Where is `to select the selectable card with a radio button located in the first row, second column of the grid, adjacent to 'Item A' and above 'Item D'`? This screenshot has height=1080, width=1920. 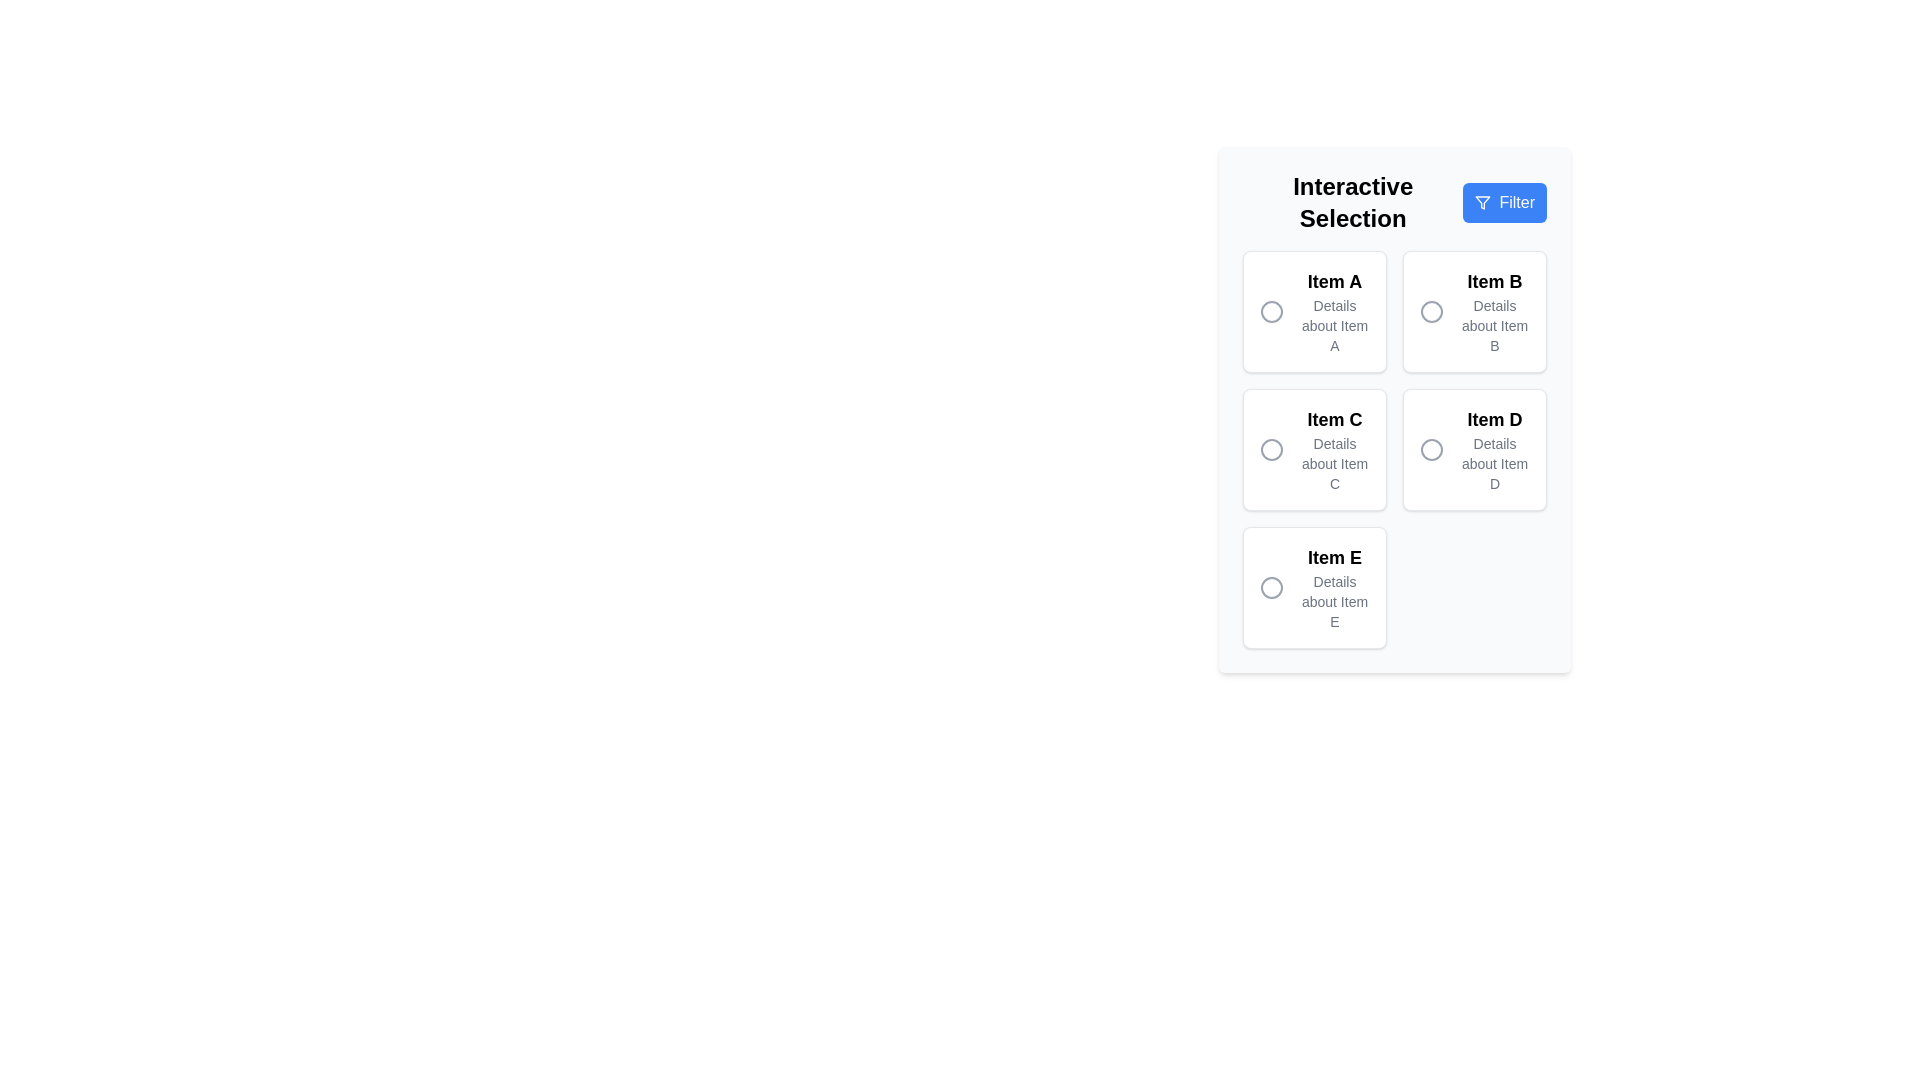 to select the selectable card with a radio button located in the first row, second column of the grid, adjacent to 'Item A' and above 'Item D' is located at coordinates (1474, 312).